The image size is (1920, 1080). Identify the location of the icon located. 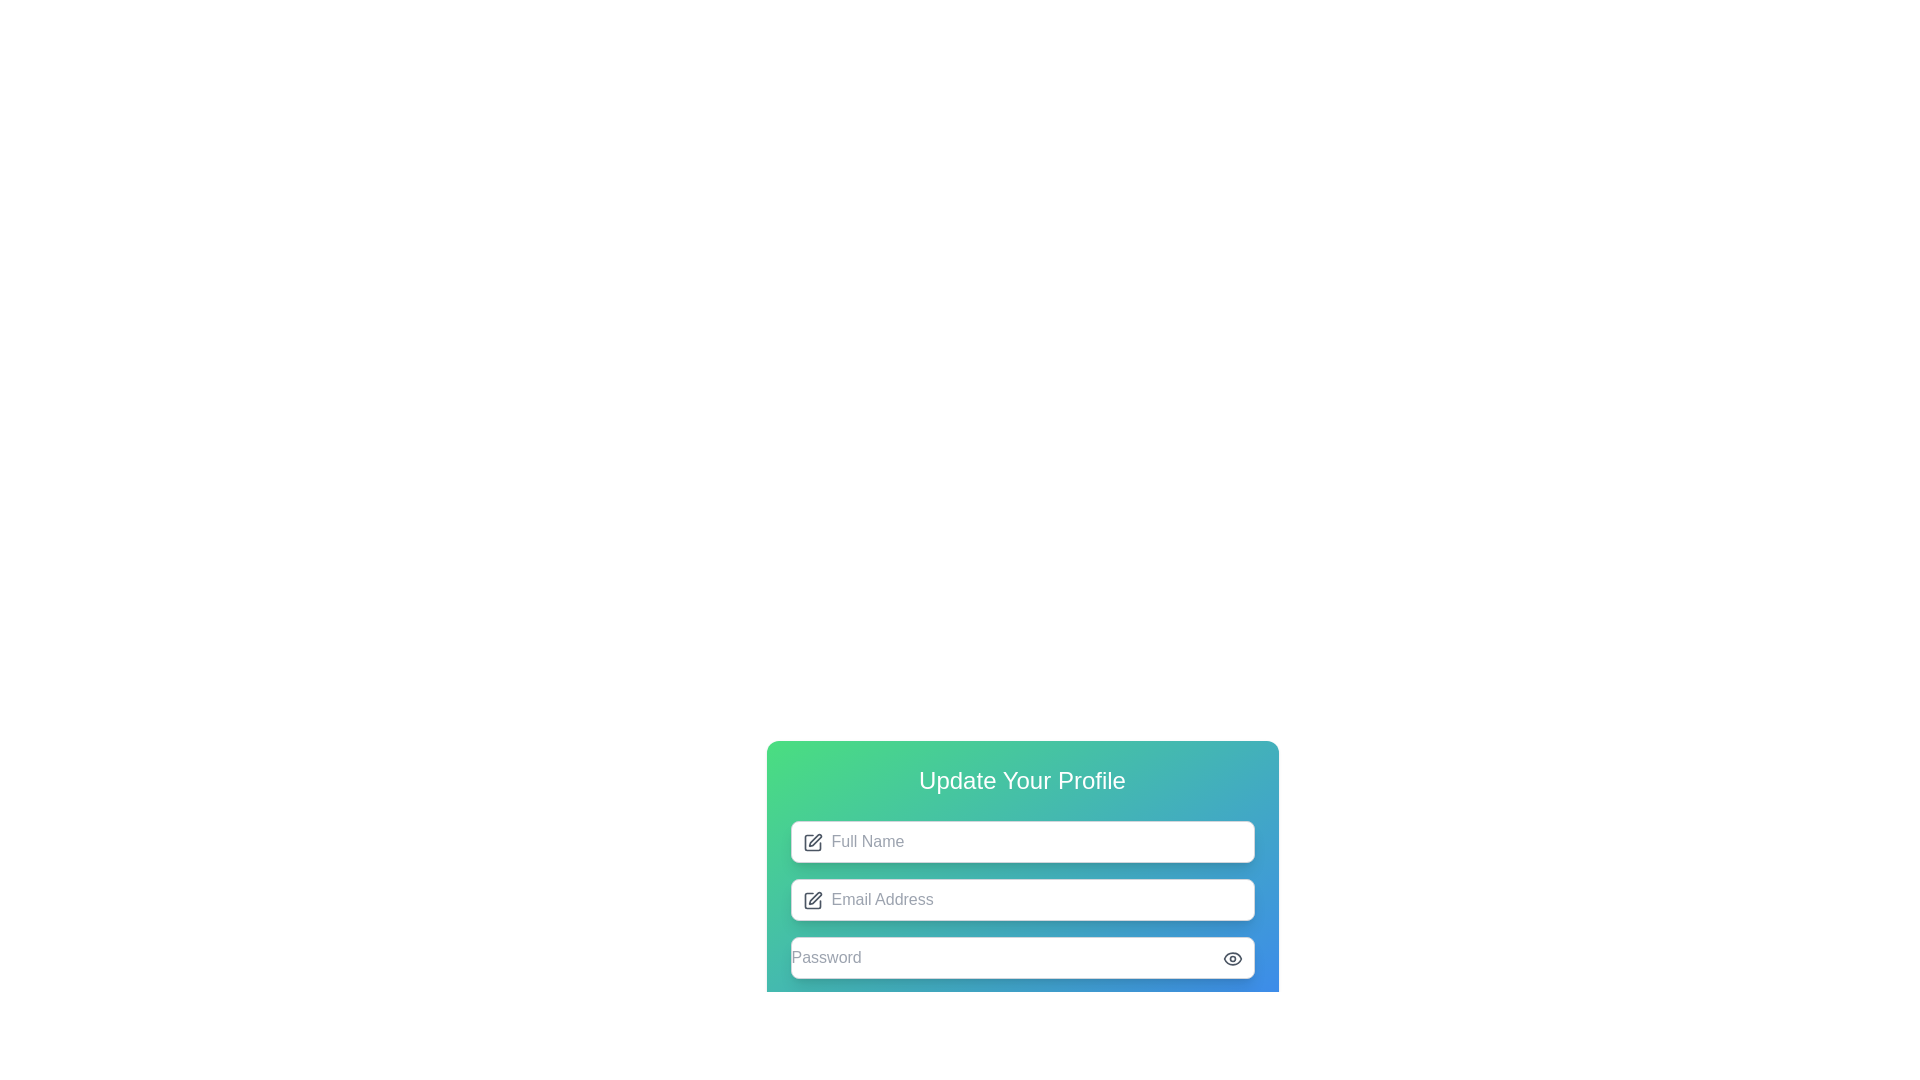
(812, 843).